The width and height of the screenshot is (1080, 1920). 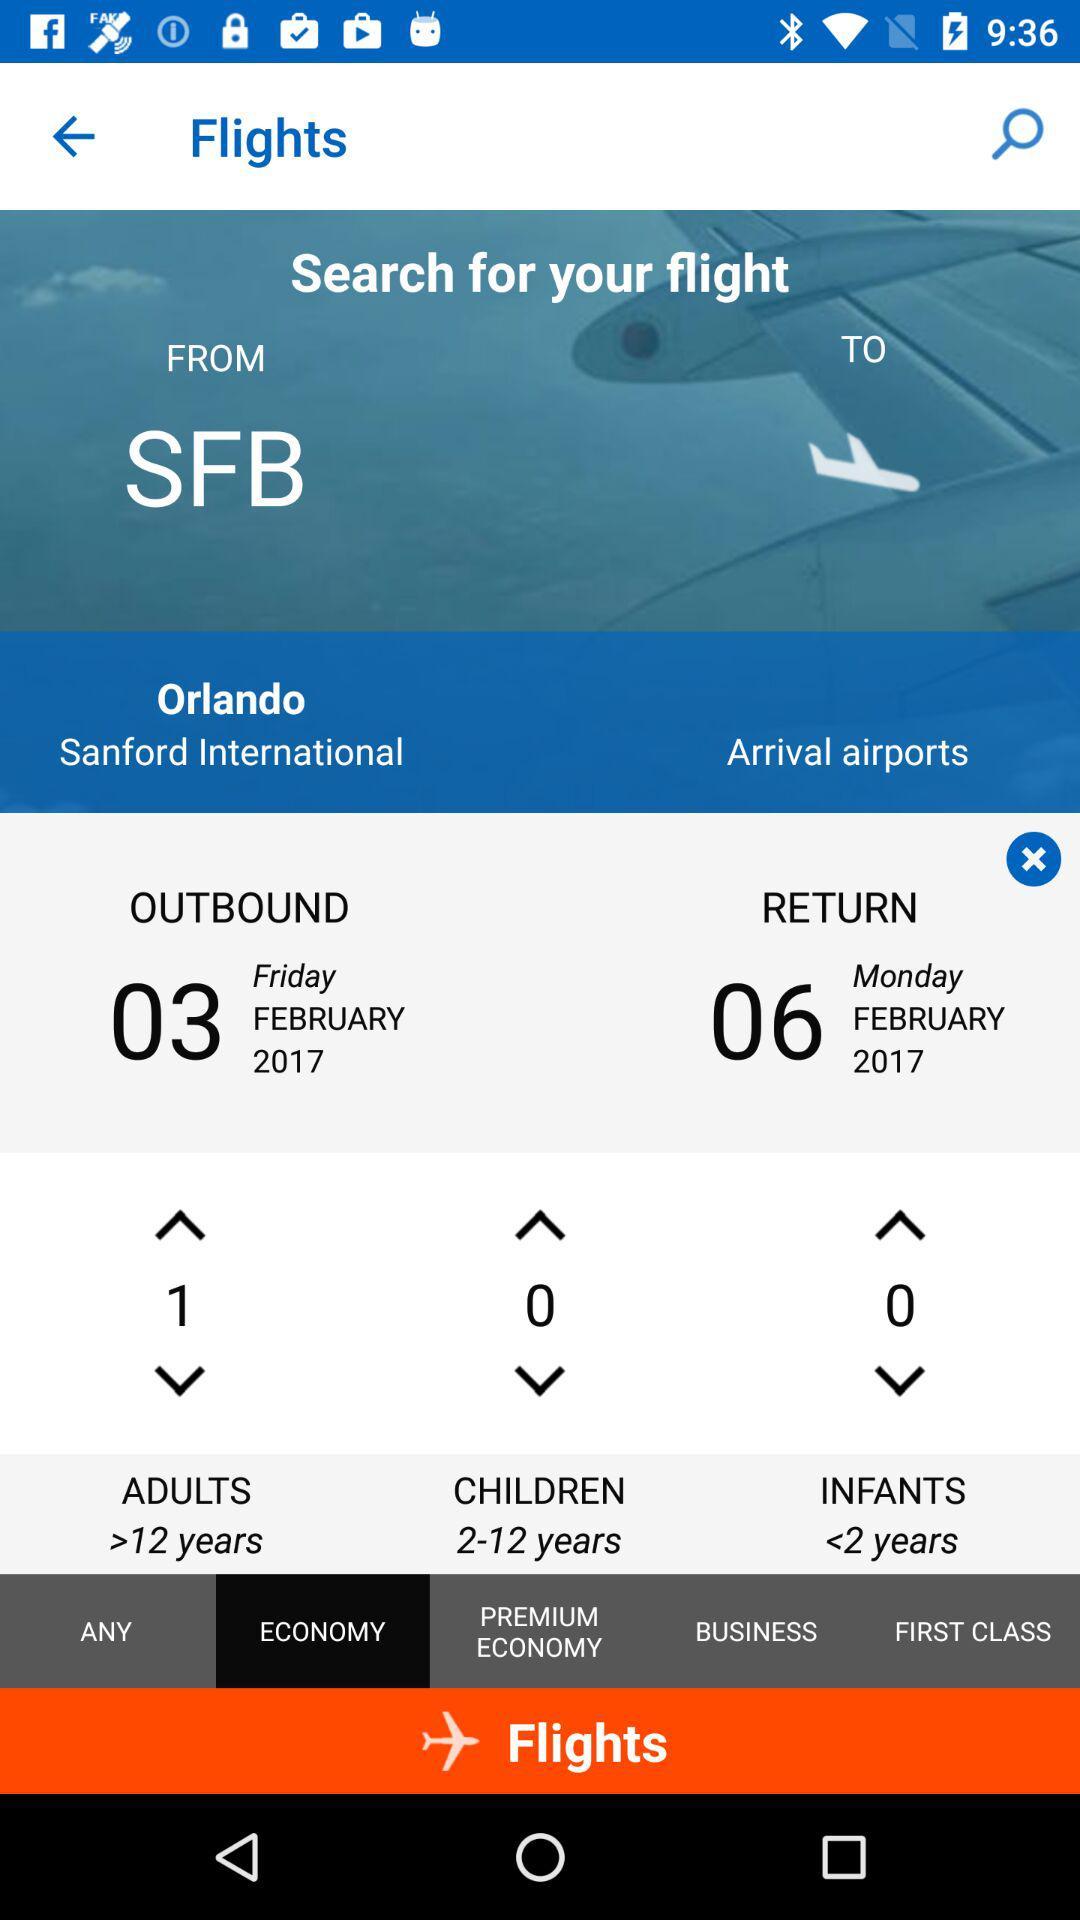 What do you see at coordinates (72, 135) in the screenshot?
I see `item to the left of flights app` at bounding box center [72, 135].